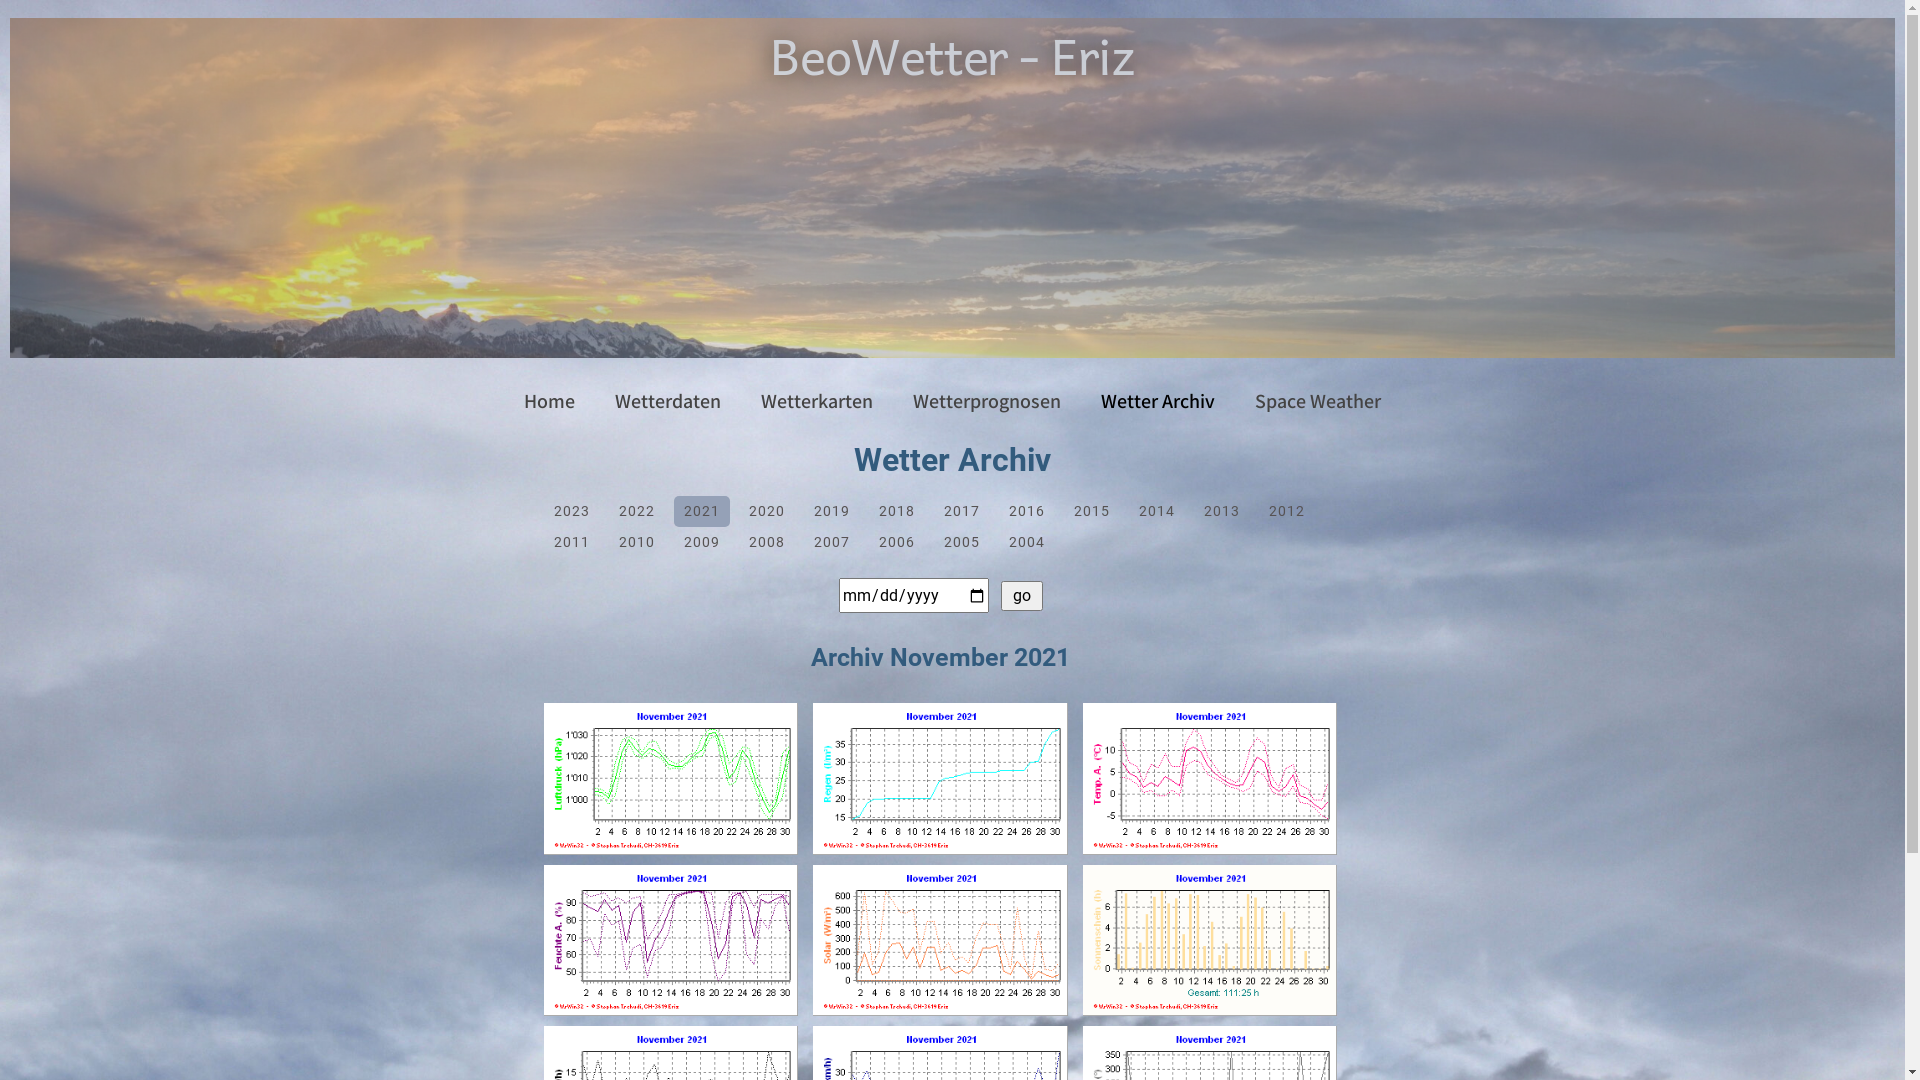  I want to click on '2006', so click(896, 542).